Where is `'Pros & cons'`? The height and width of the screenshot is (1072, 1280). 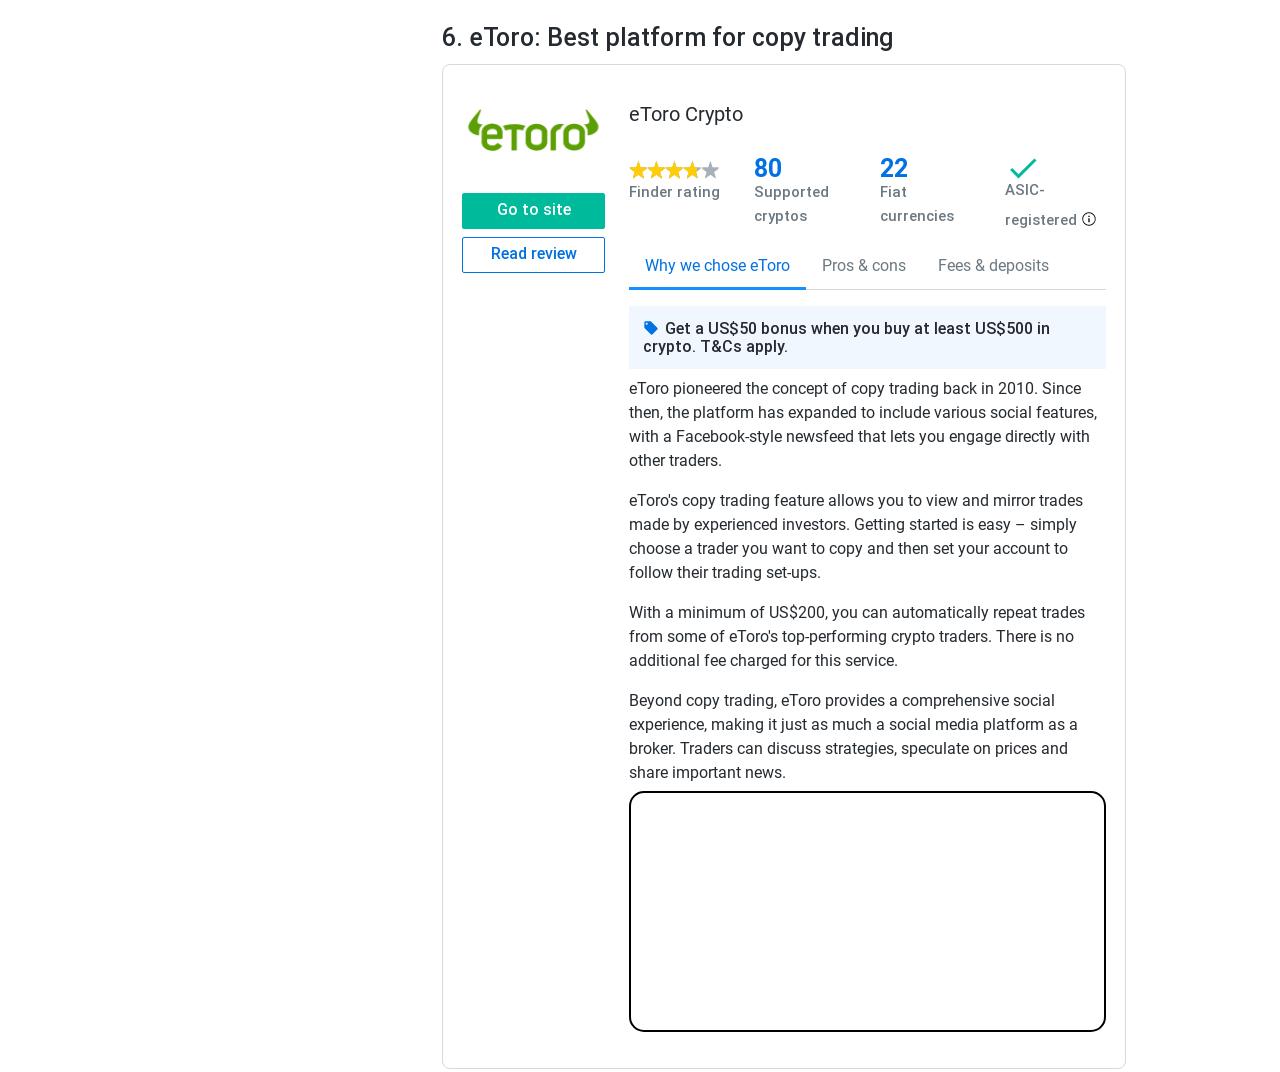
'Pros & cons' is located at coordinates (864, 265).